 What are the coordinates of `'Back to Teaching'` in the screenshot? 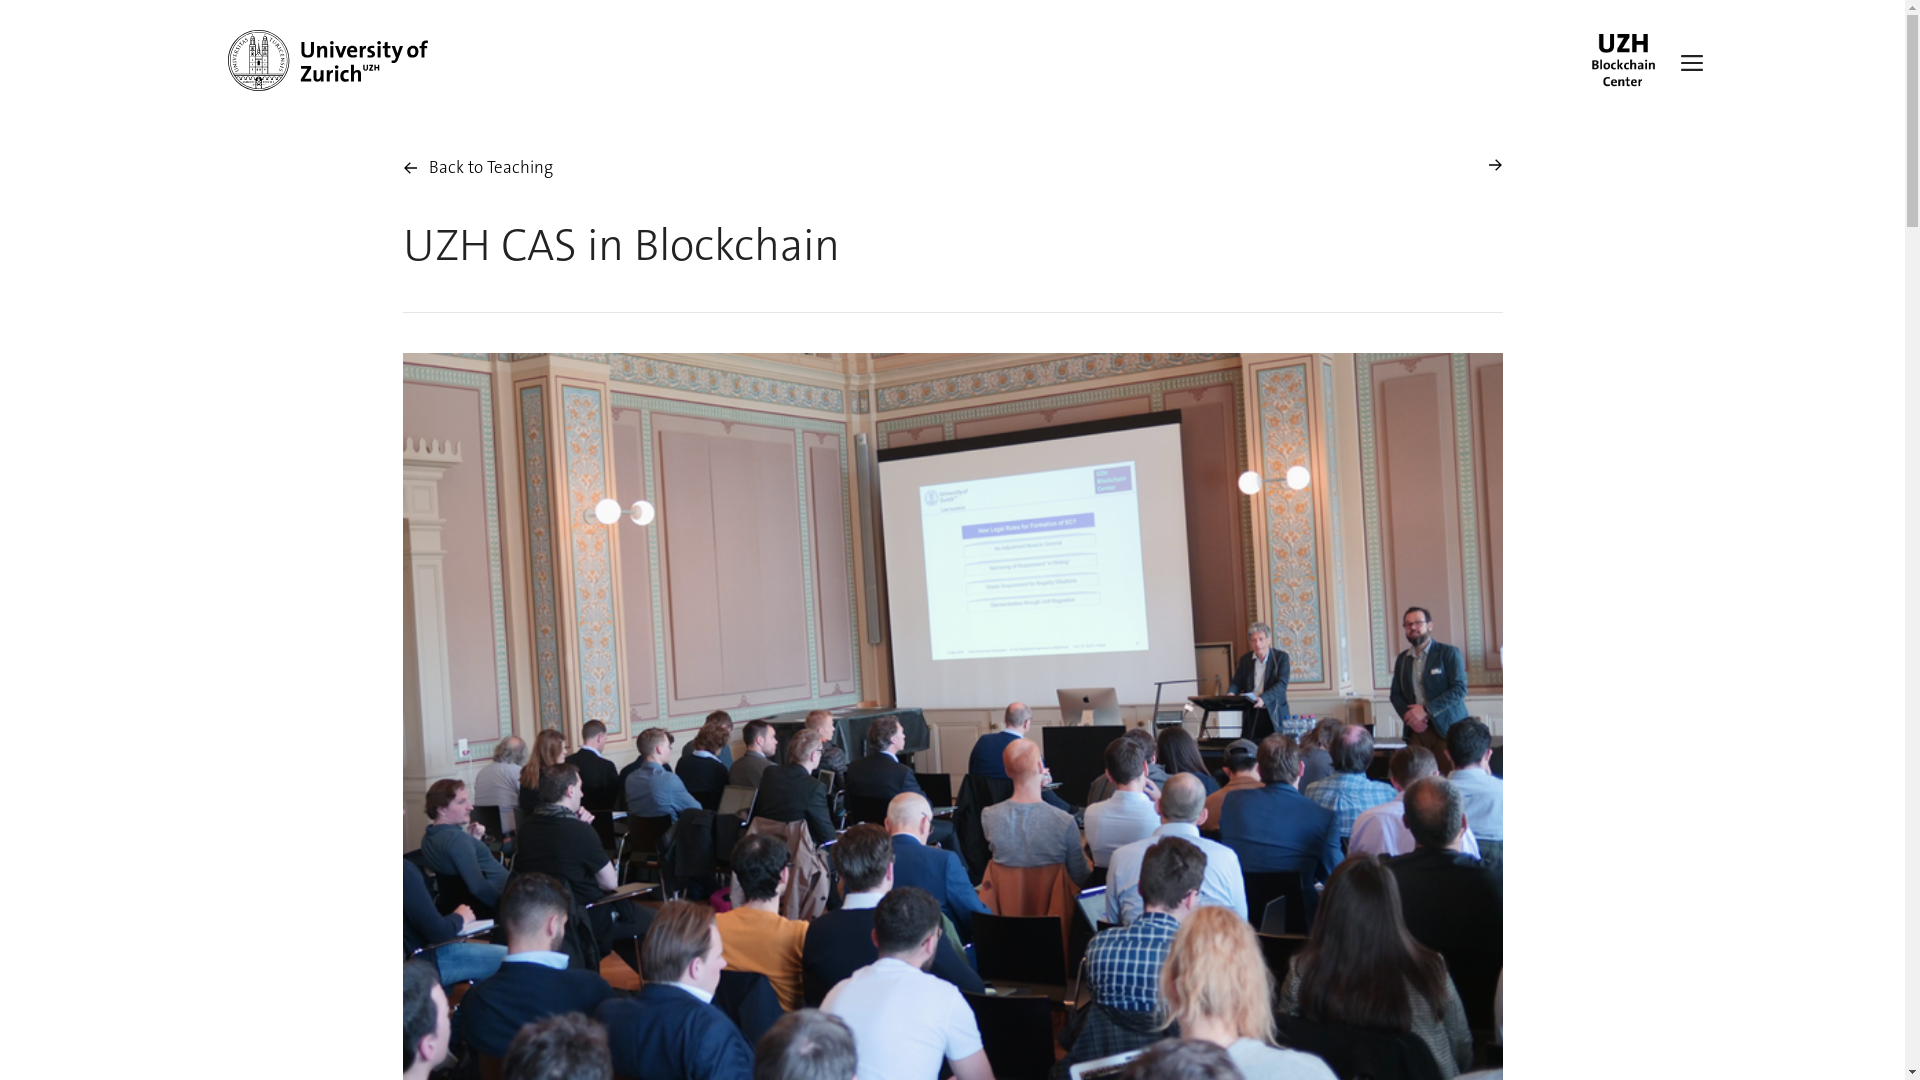 It's located at (475, 168).